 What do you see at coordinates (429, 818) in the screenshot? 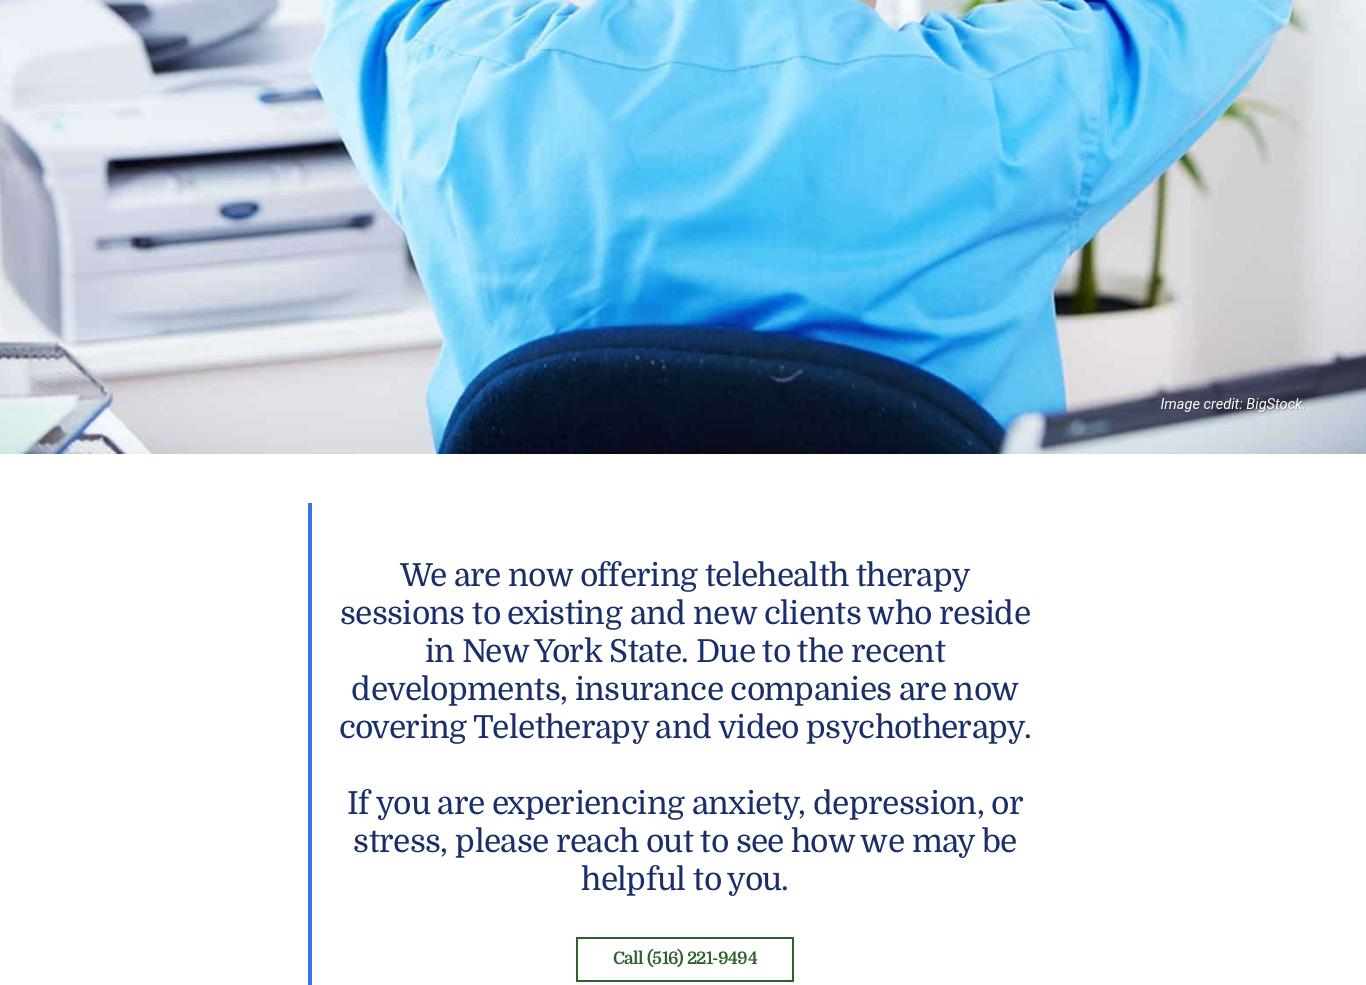
I see `'Family Counseling, Long Island, NY. Using A Family Counselor'` at bounding box center [429, 818].